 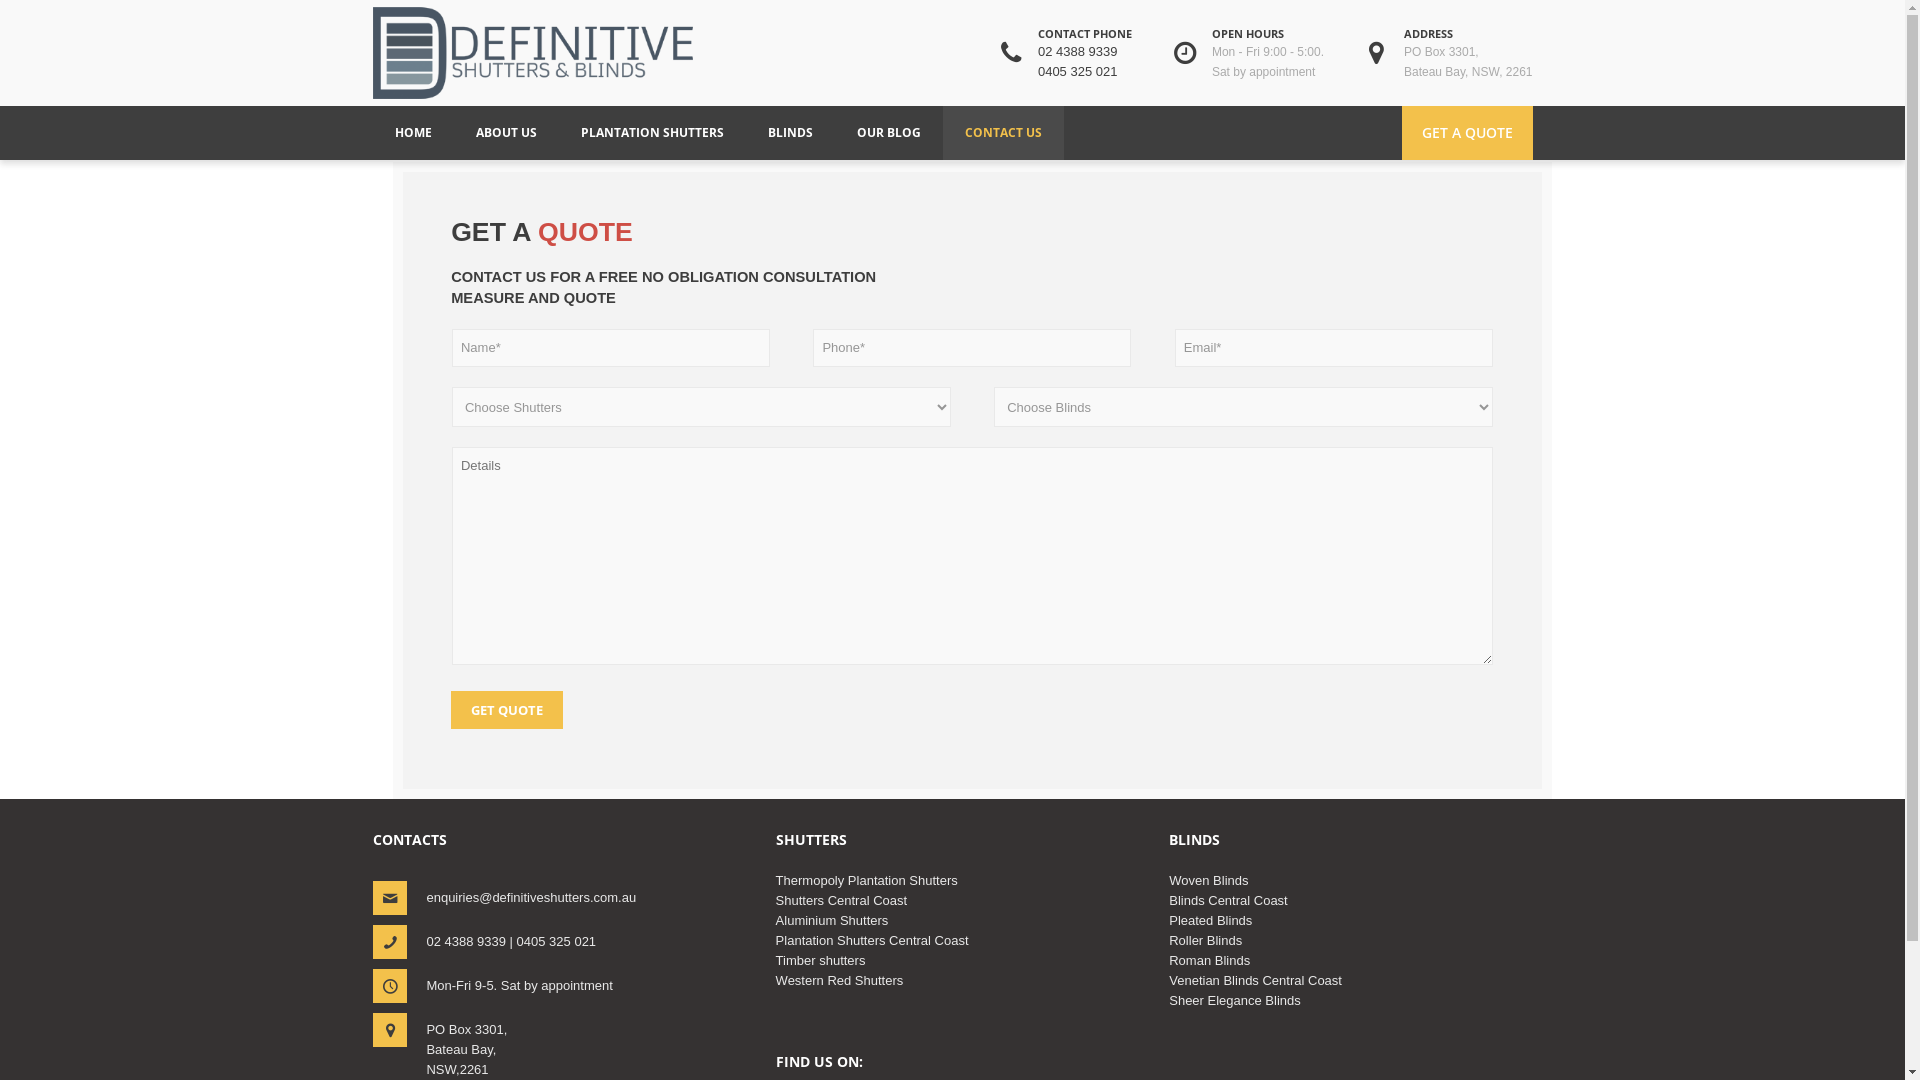 What do you see at coordinates (820, 959) in the screenshot?
I see `'Timber shutters'` at bounding box center [820, 959].